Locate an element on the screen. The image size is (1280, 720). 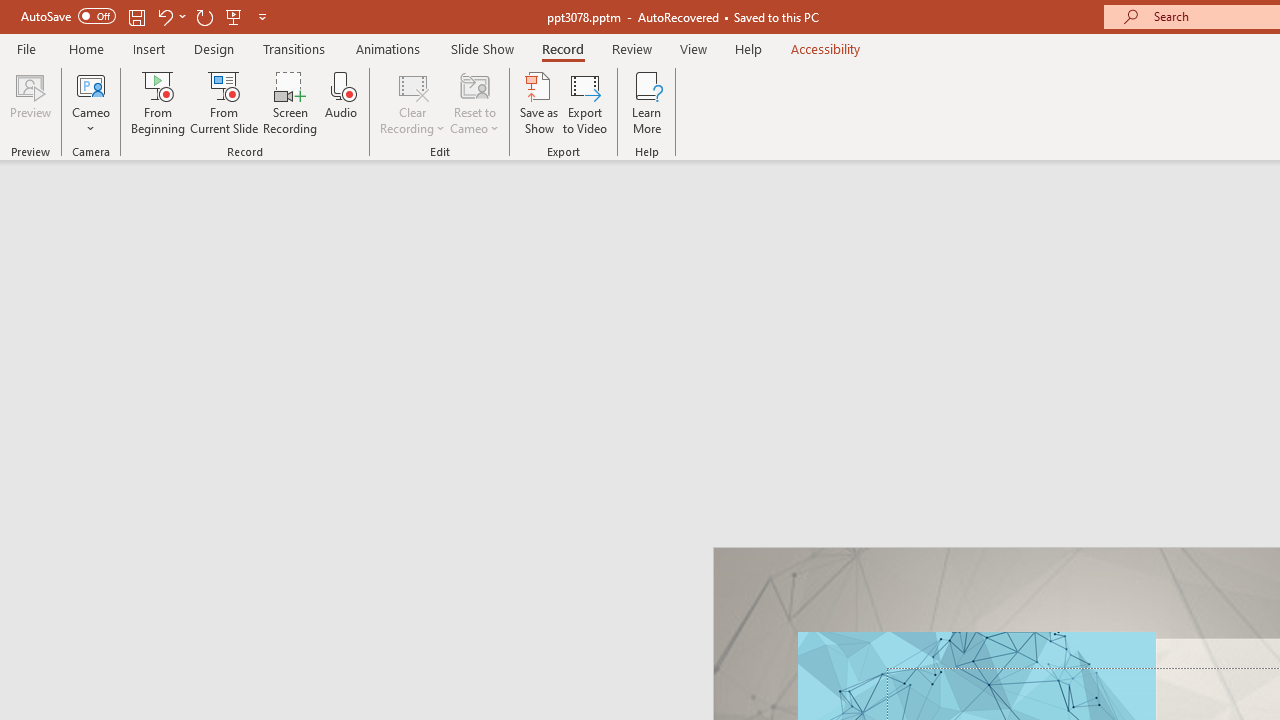
'Clear Recording' is located at coordinates (411, 103).